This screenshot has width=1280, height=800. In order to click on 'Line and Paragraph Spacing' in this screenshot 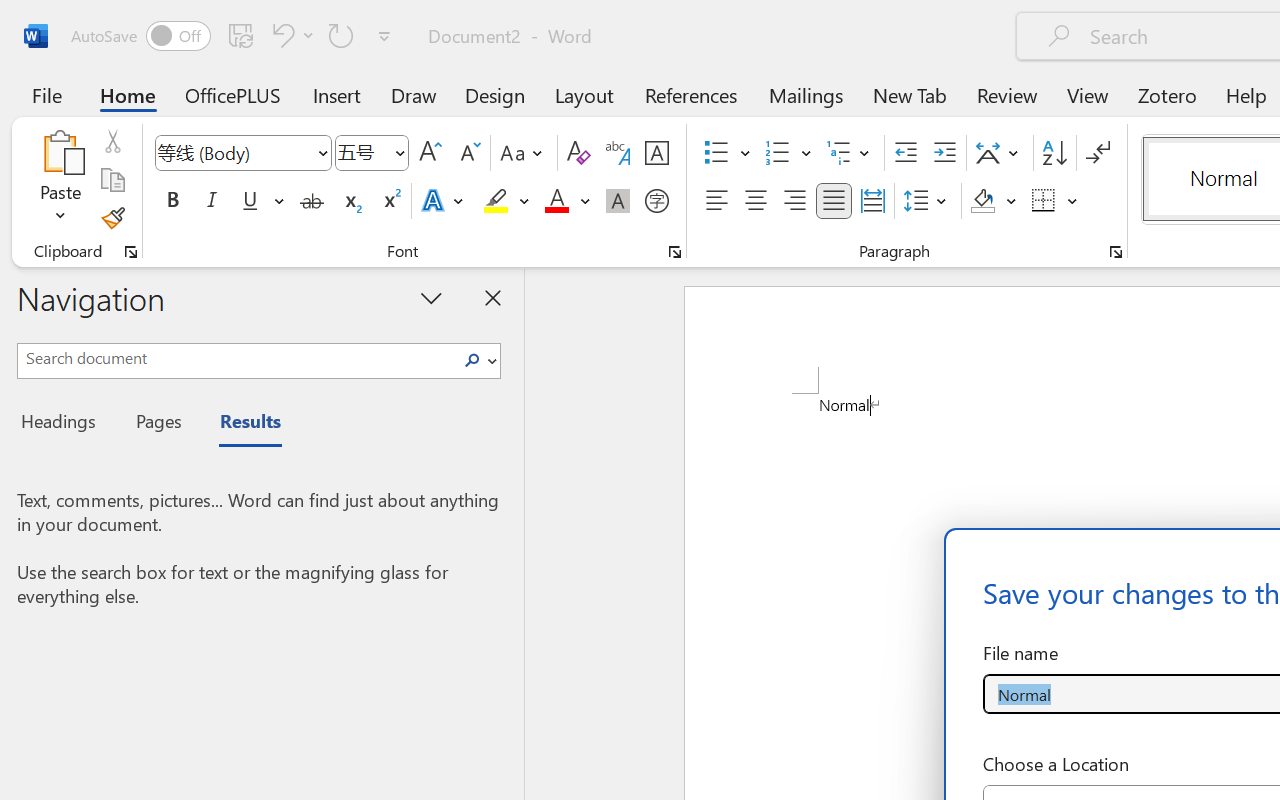, I will do `click(927, 201)`.